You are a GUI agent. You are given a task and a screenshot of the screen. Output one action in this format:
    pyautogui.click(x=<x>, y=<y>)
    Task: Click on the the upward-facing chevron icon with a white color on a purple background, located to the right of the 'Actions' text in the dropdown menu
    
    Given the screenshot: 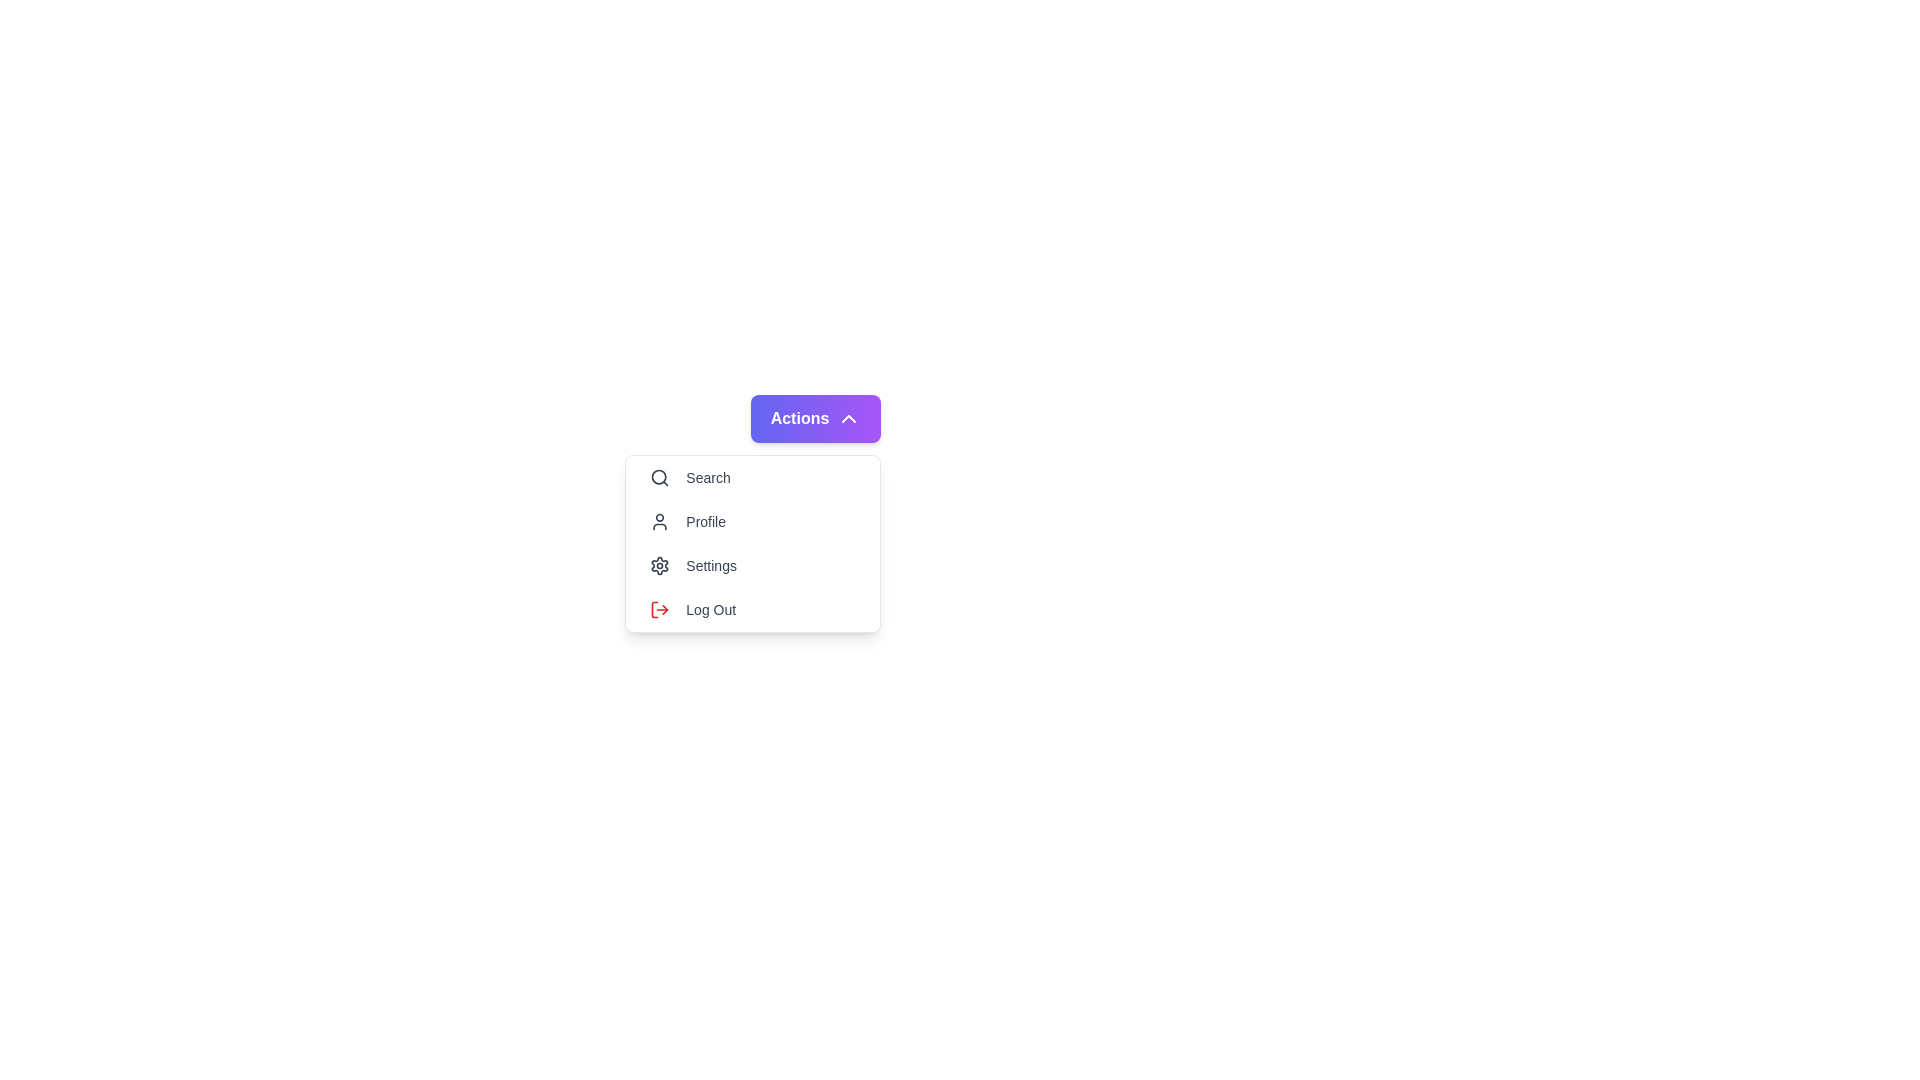 What is the action you would take?
    pyautogui.click(x=849, y=418)
    